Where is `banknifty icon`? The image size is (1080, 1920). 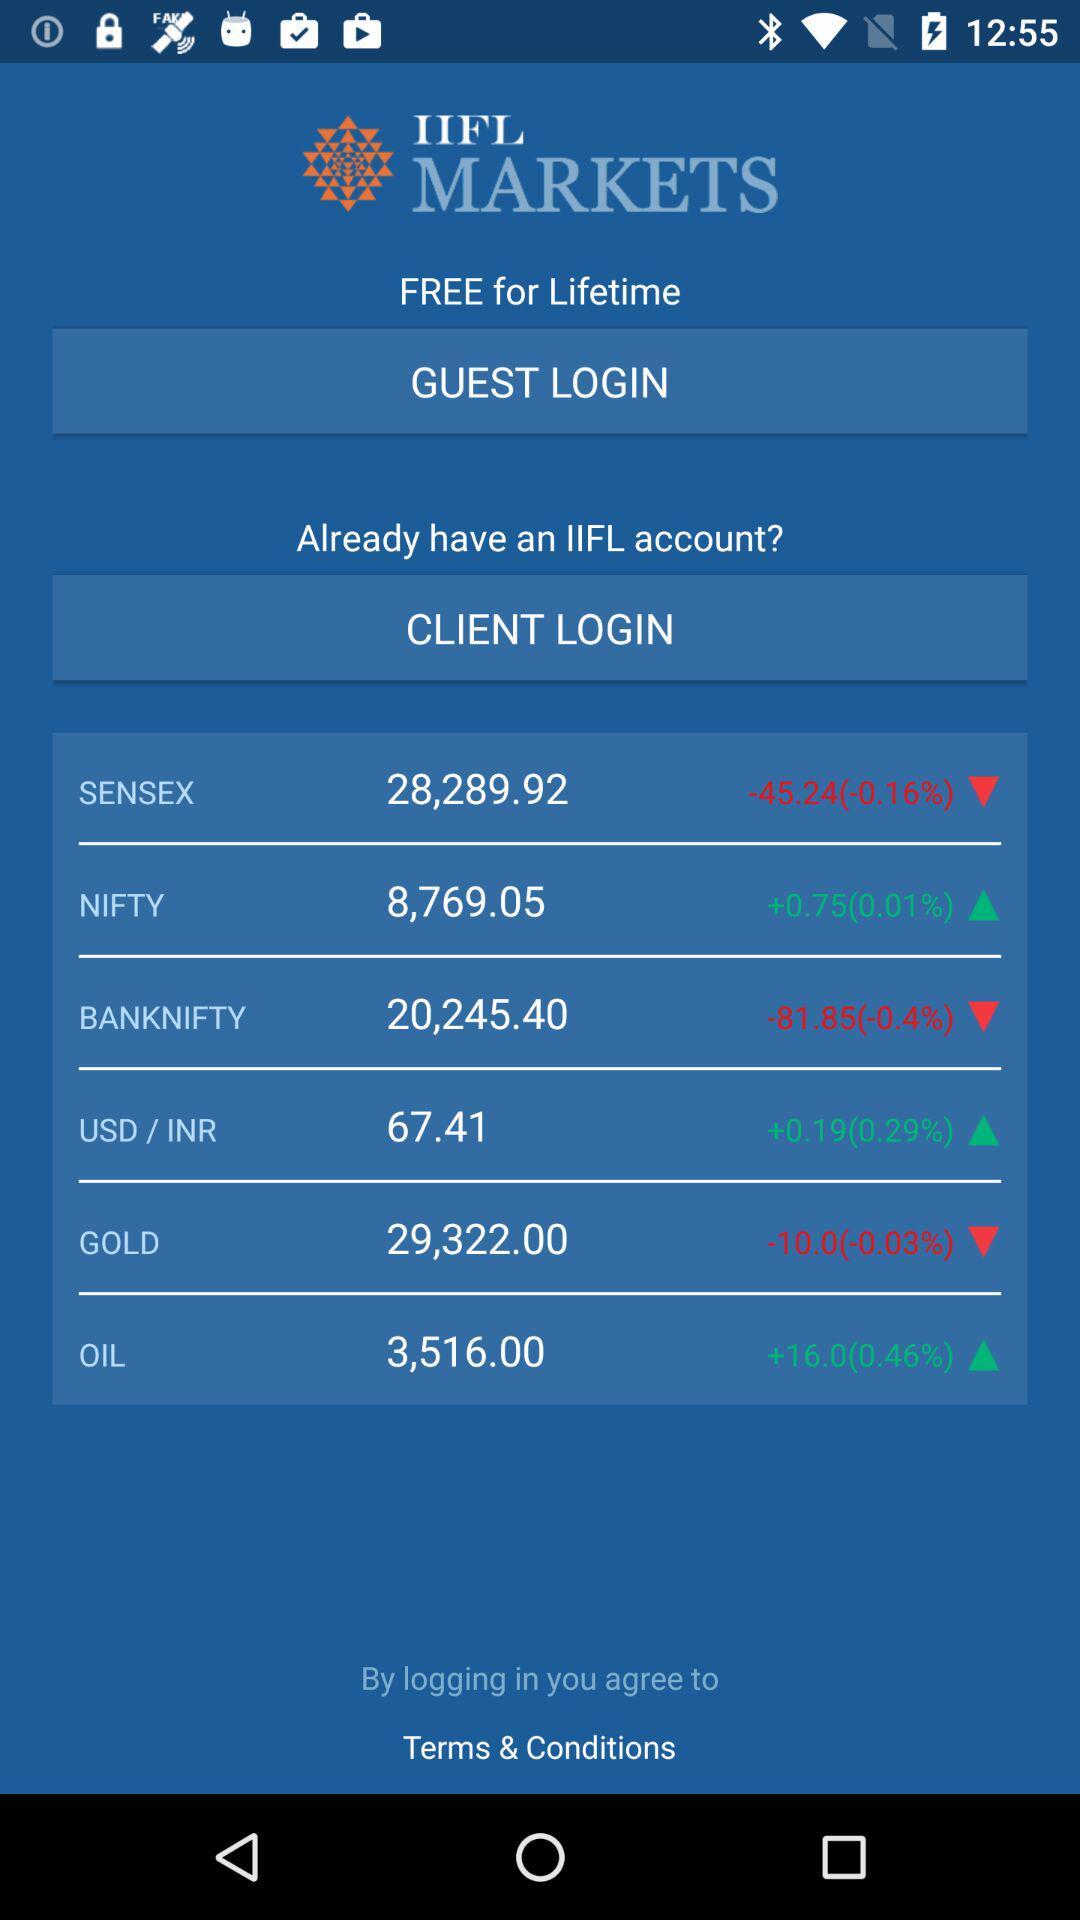 banknifty icon is located at coordinates (231, 1016).